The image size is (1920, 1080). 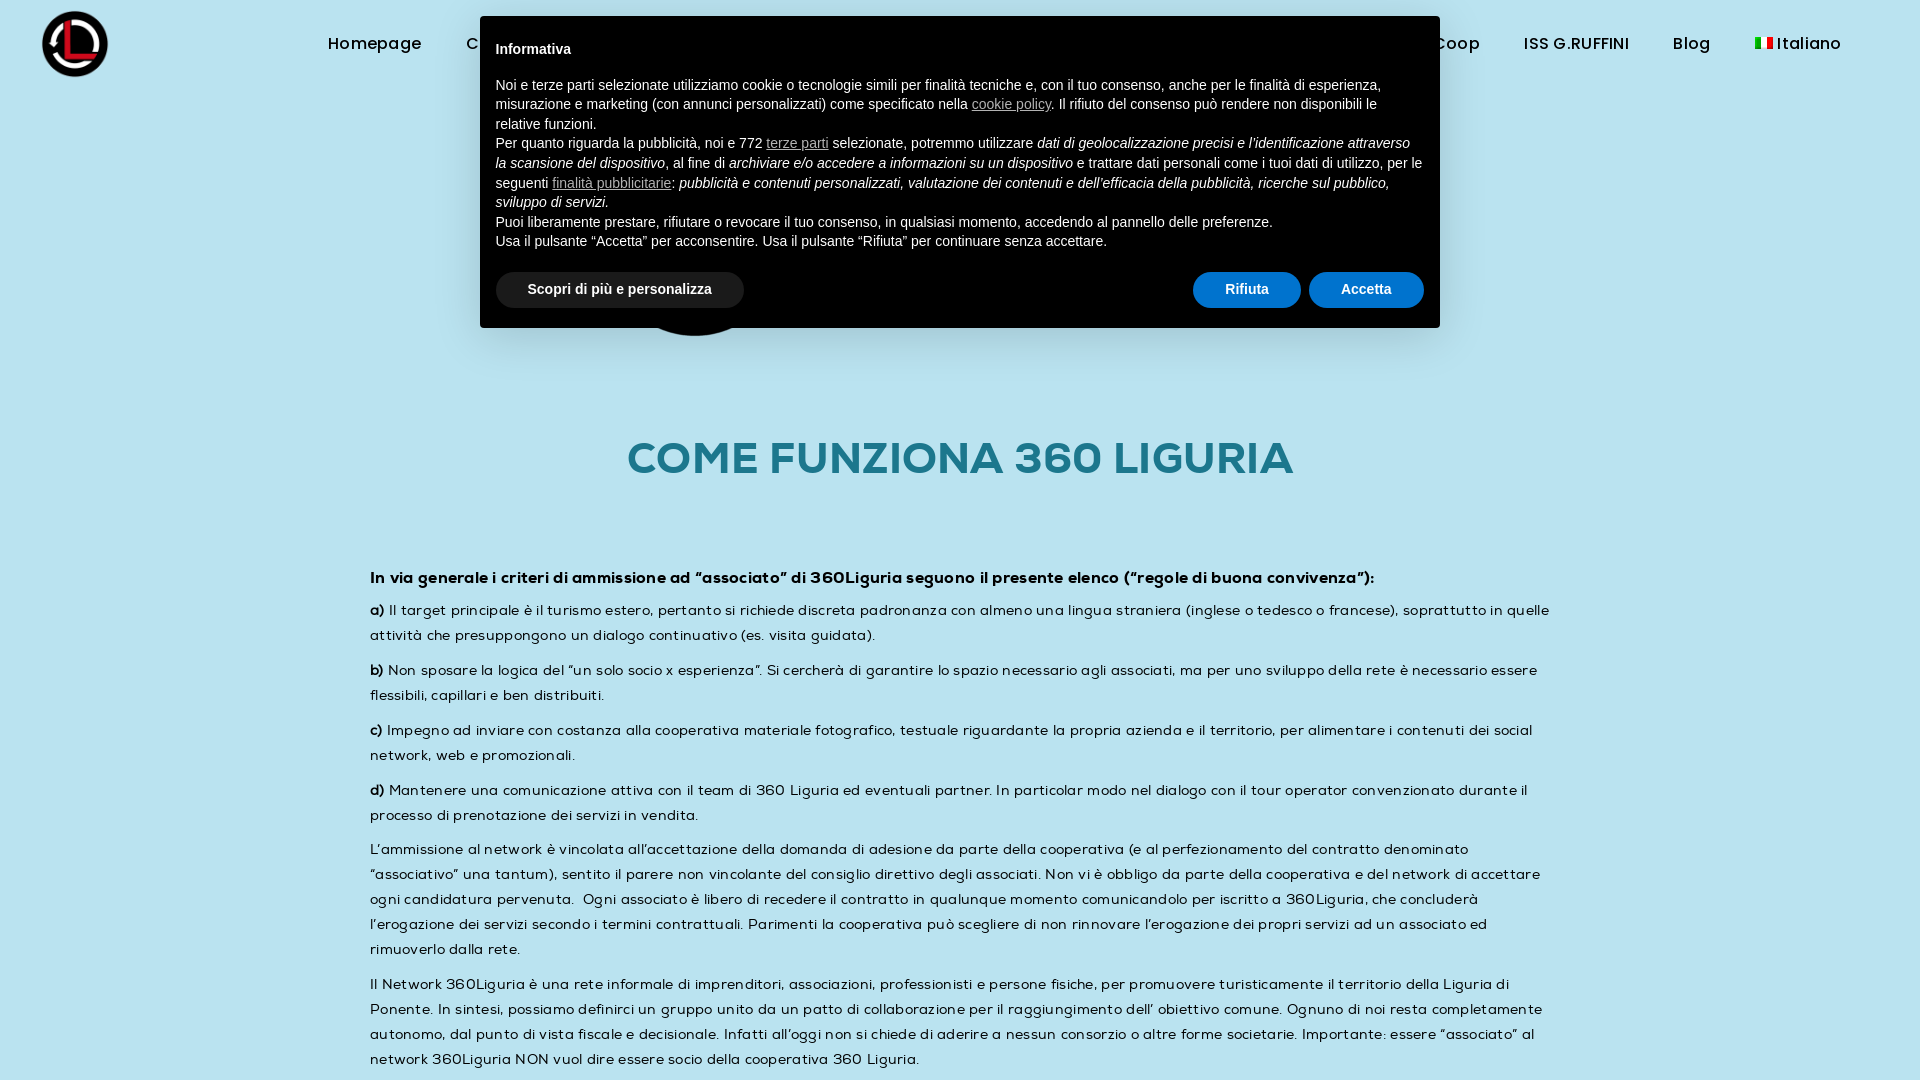 I want to click on 'terze parti', so click(x=796, y=141).